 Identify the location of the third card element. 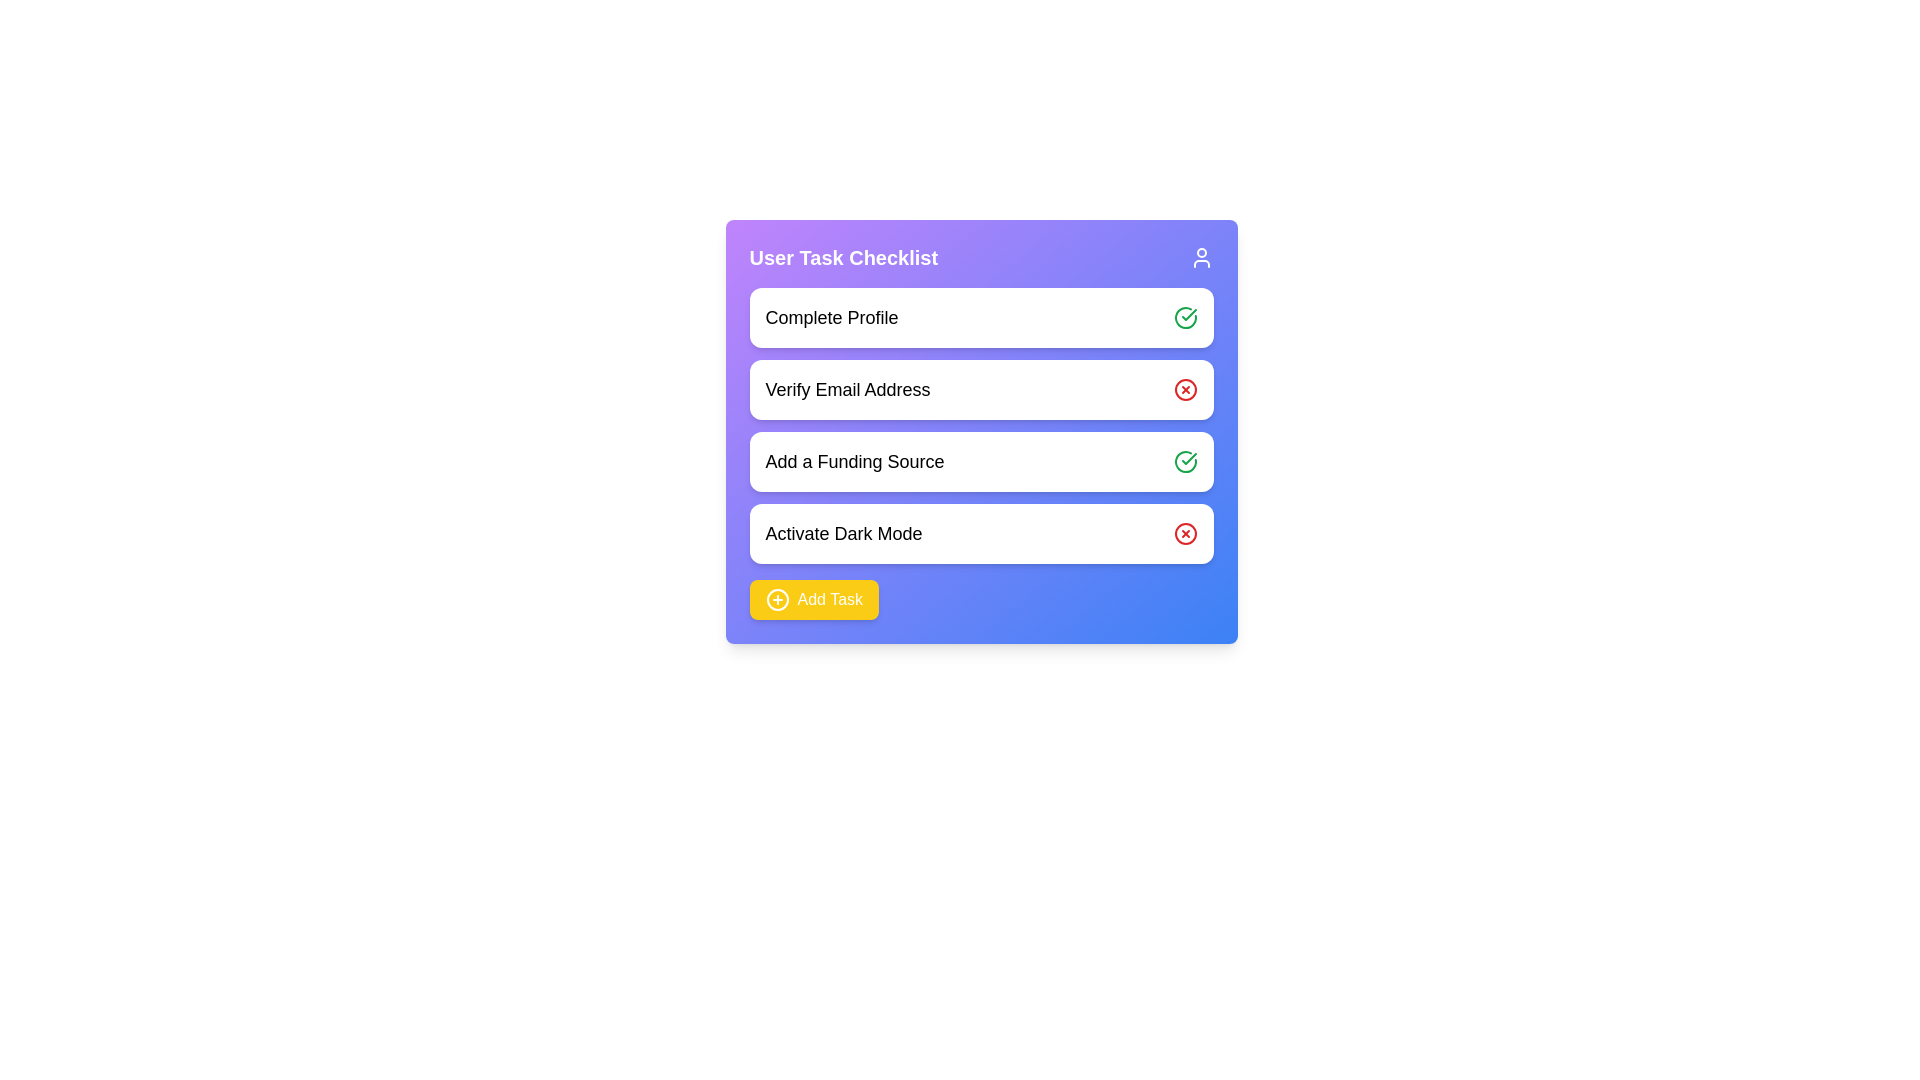
(981, 462).